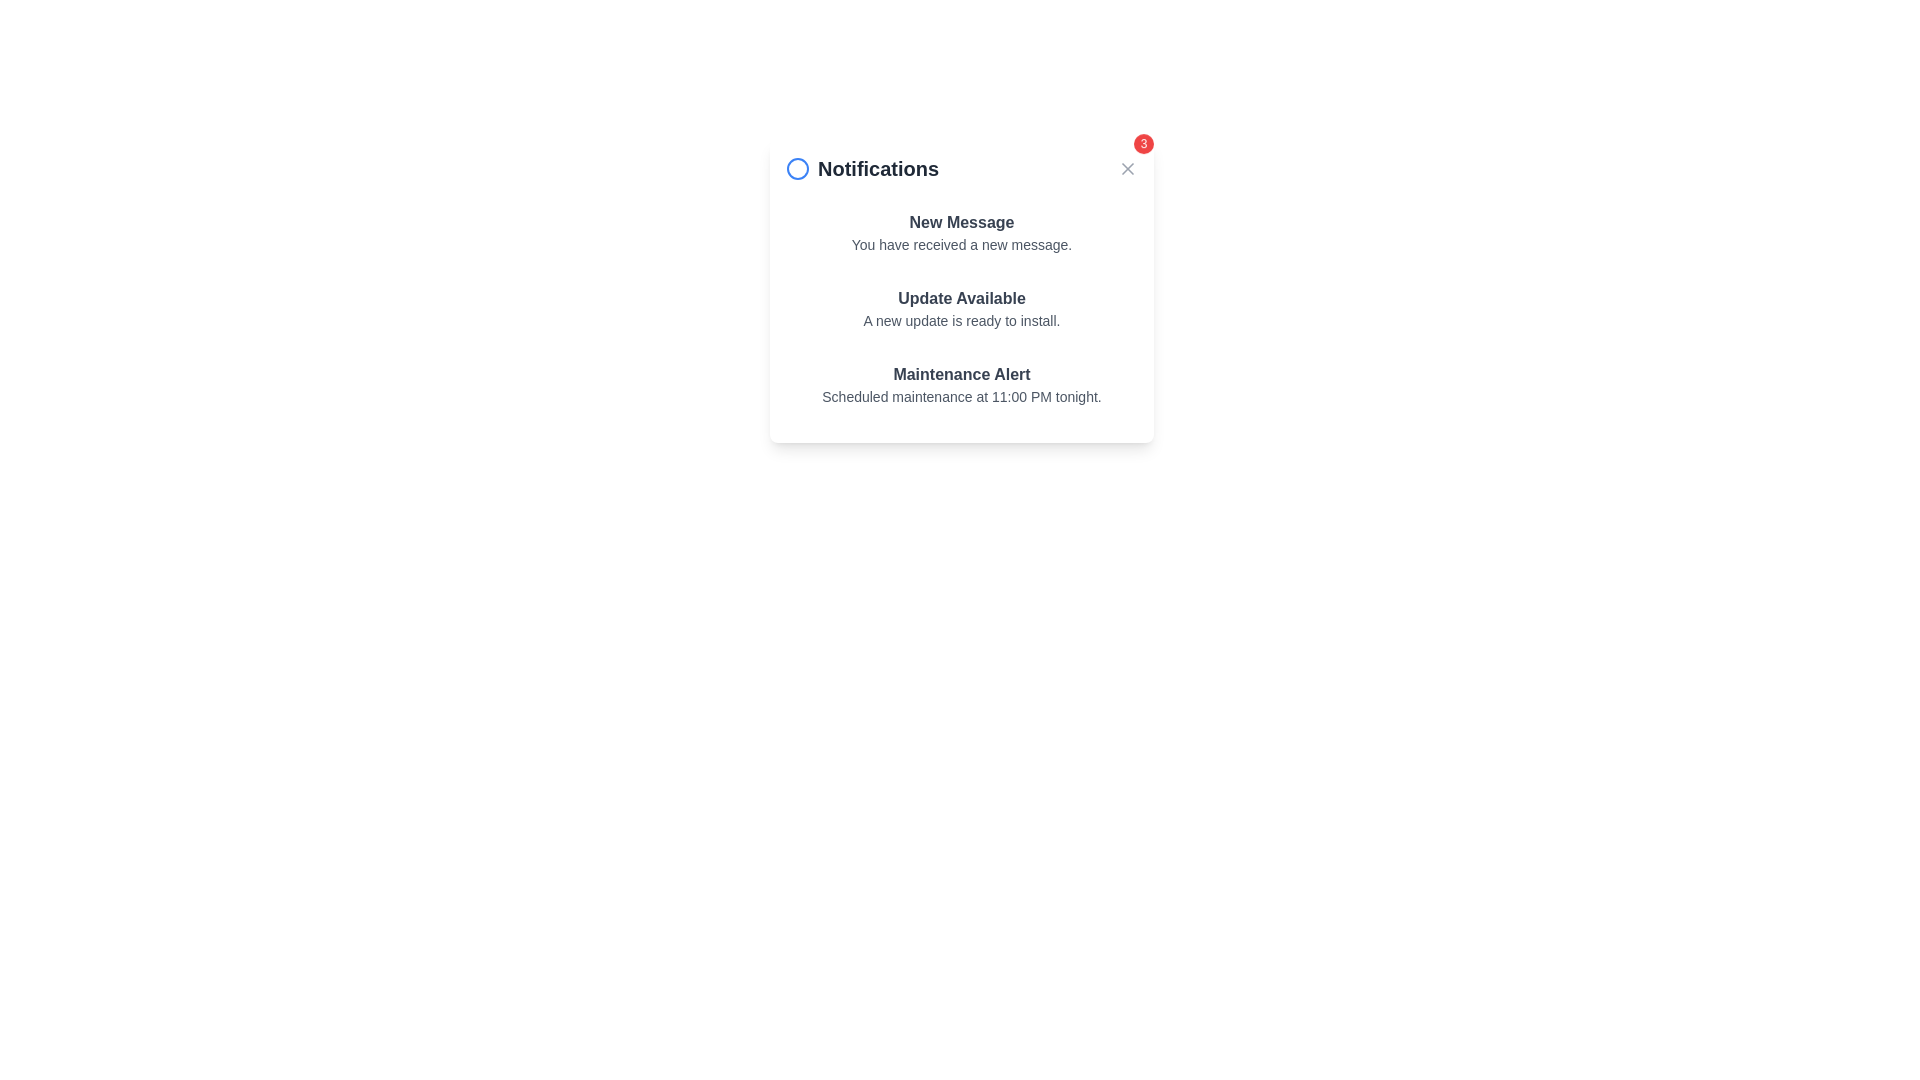 This screenshot has height=1080, width=1920. Describe the element at coordinates (796, 168) in the screenshot. I see `the blue outlined, white filled circular vector graphic component within the SVG, located next to the 'Notifications' text in the notification header` at that location.